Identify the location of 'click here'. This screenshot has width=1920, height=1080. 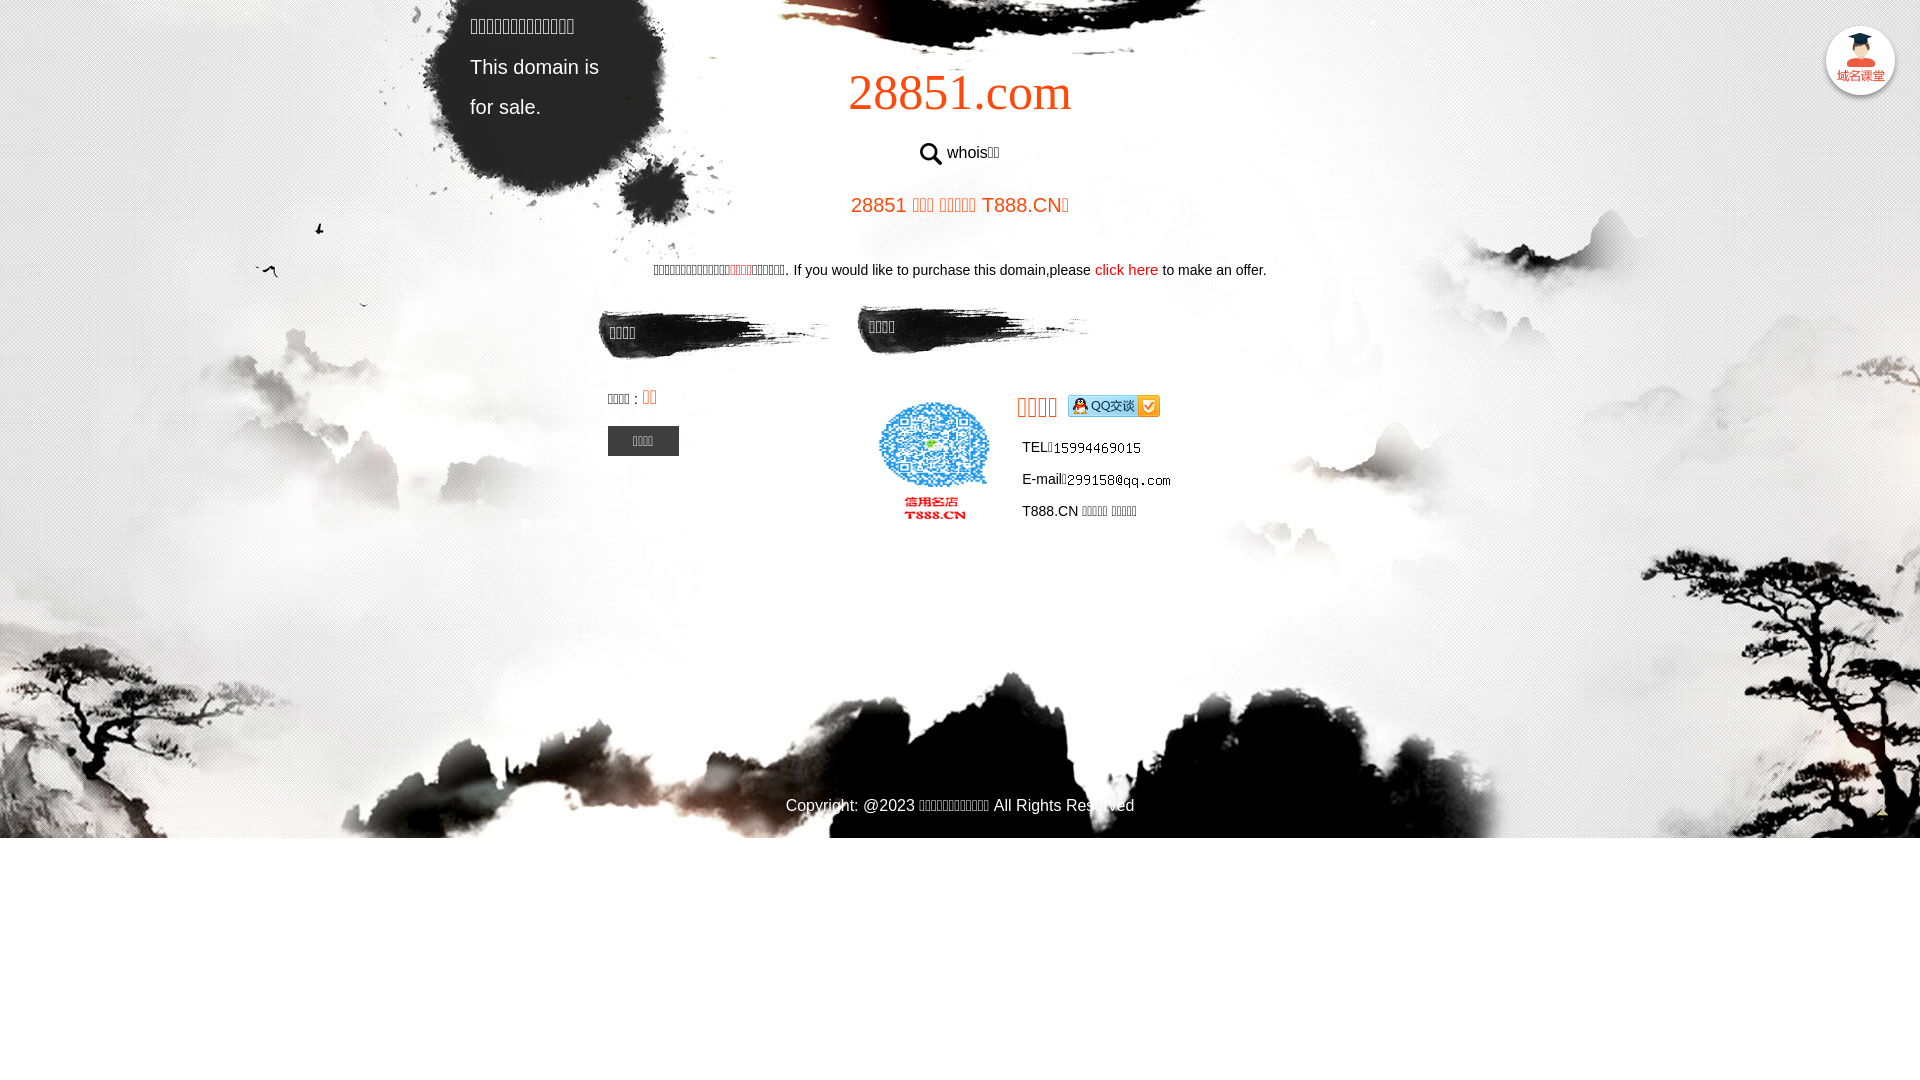
(1127, 268).